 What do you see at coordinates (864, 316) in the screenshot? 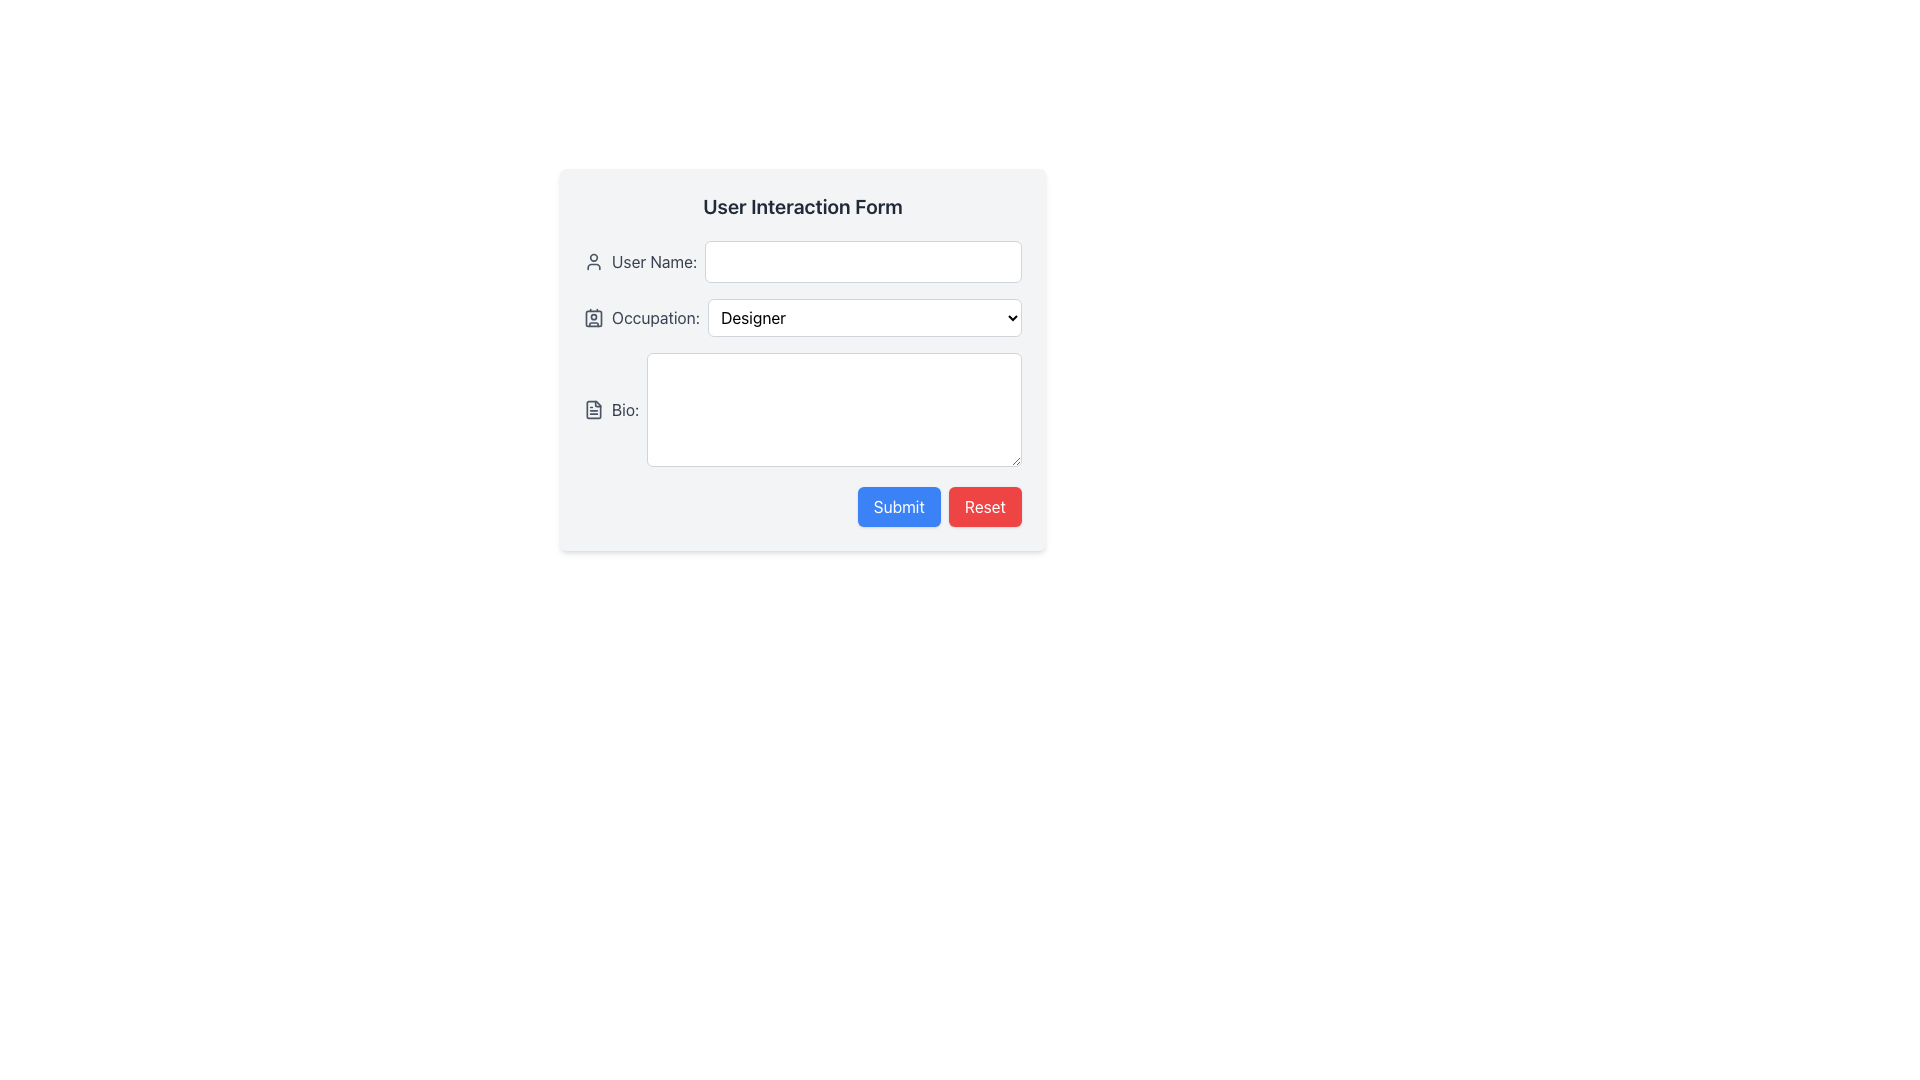
I see `an occupation from the dropdown menu labeled 'Designer', located to the right of 'Occupation:' with a downward arrow` at bounding box center [864, 316].